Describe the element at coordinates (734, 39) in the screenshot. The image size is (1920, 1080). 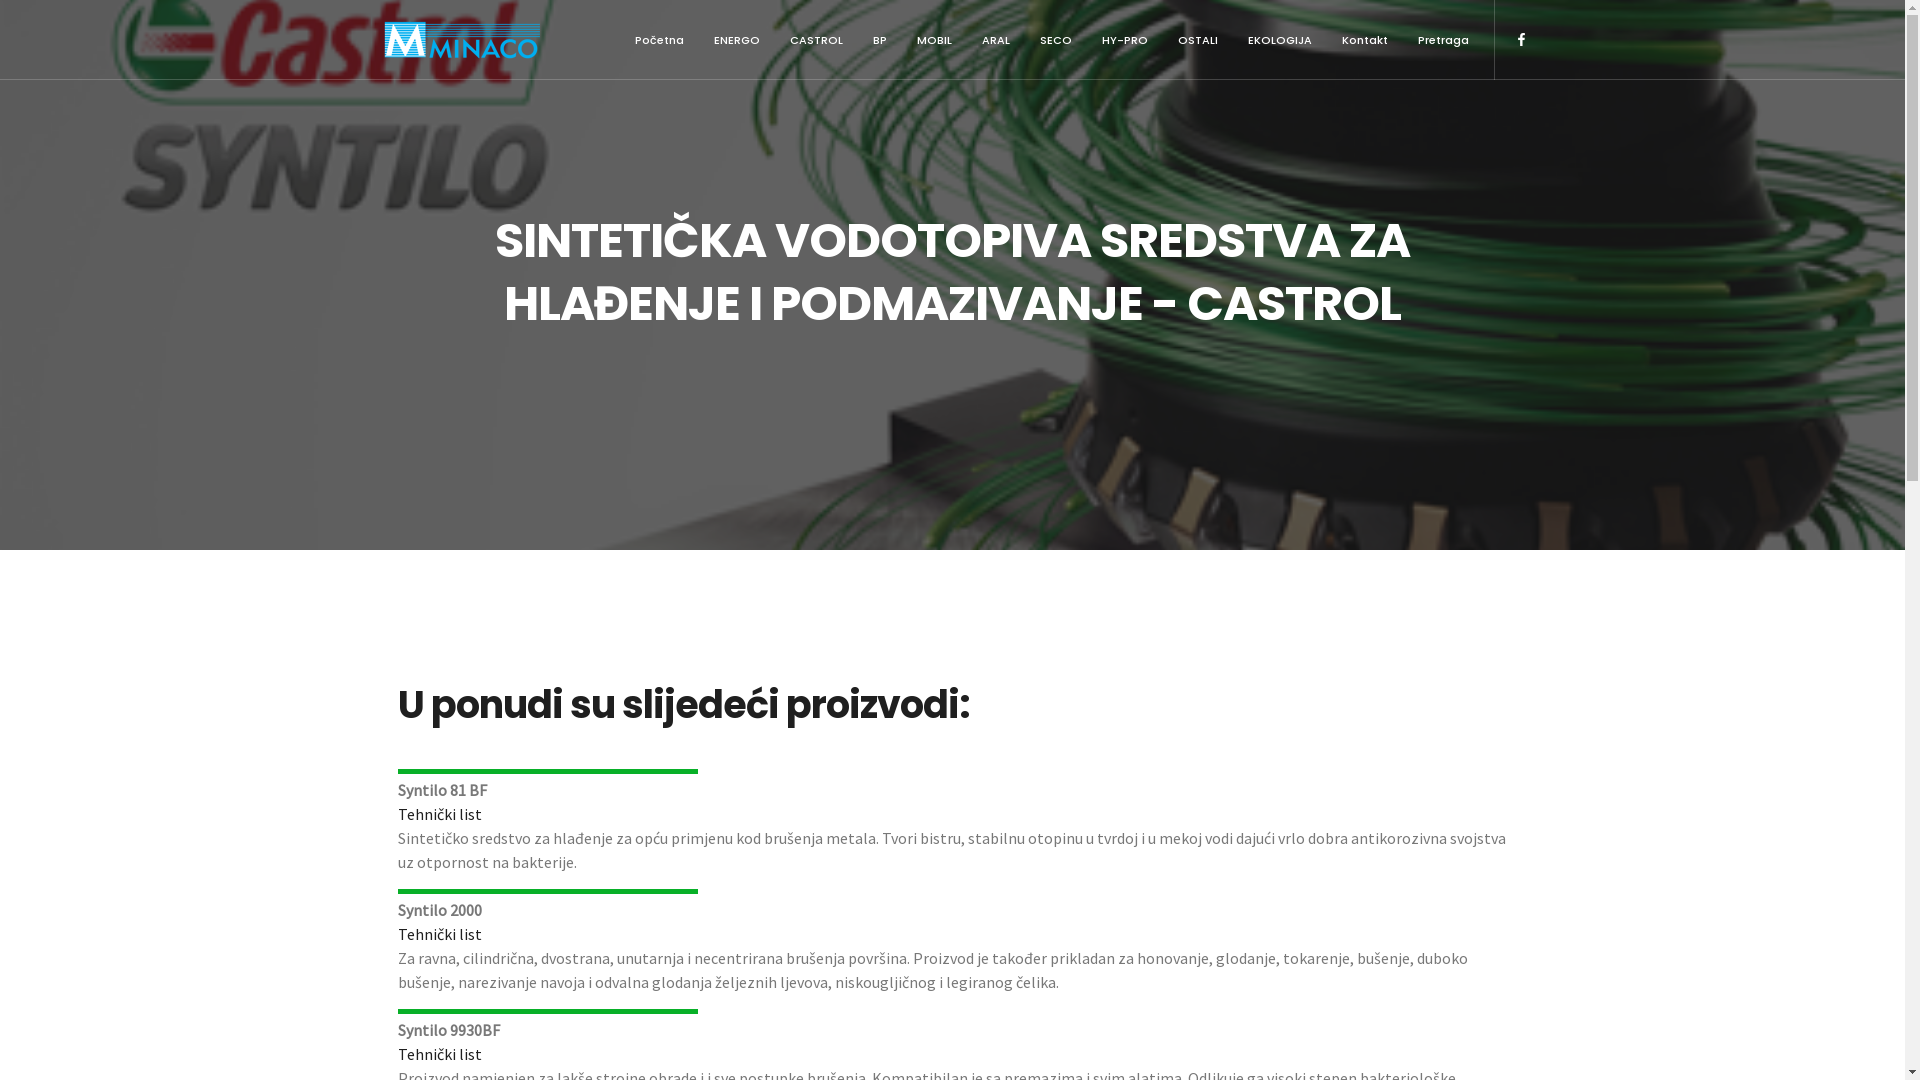
I see `'ENERGO'` at that location.